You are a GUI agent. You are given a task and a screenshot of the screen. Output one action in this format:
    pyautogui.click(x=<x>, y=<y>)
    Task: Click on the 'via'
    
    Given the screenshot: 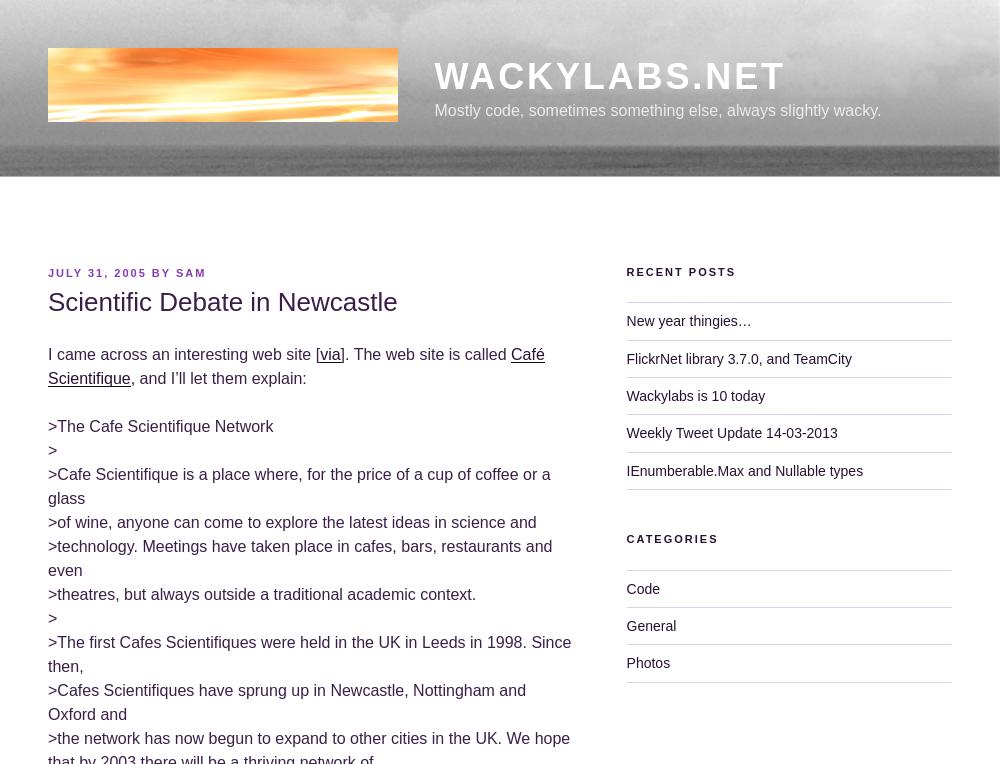 What is the action you would take?
    pyautogui.click(x=329, y=353)
    